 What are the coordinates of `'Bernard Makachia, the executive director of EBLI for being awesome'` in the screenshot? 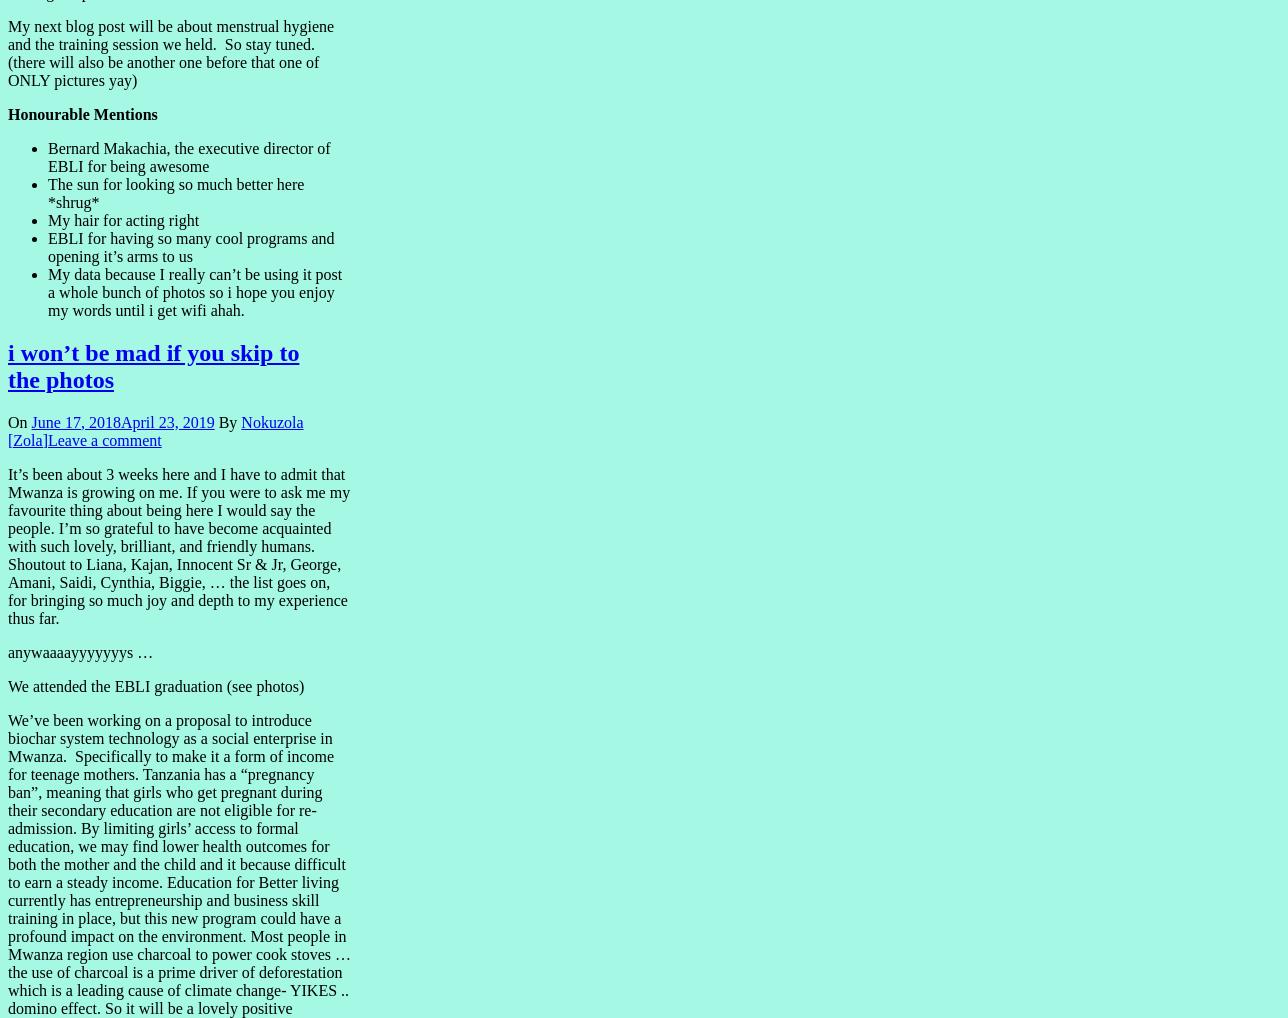 It's located at (188, 156).